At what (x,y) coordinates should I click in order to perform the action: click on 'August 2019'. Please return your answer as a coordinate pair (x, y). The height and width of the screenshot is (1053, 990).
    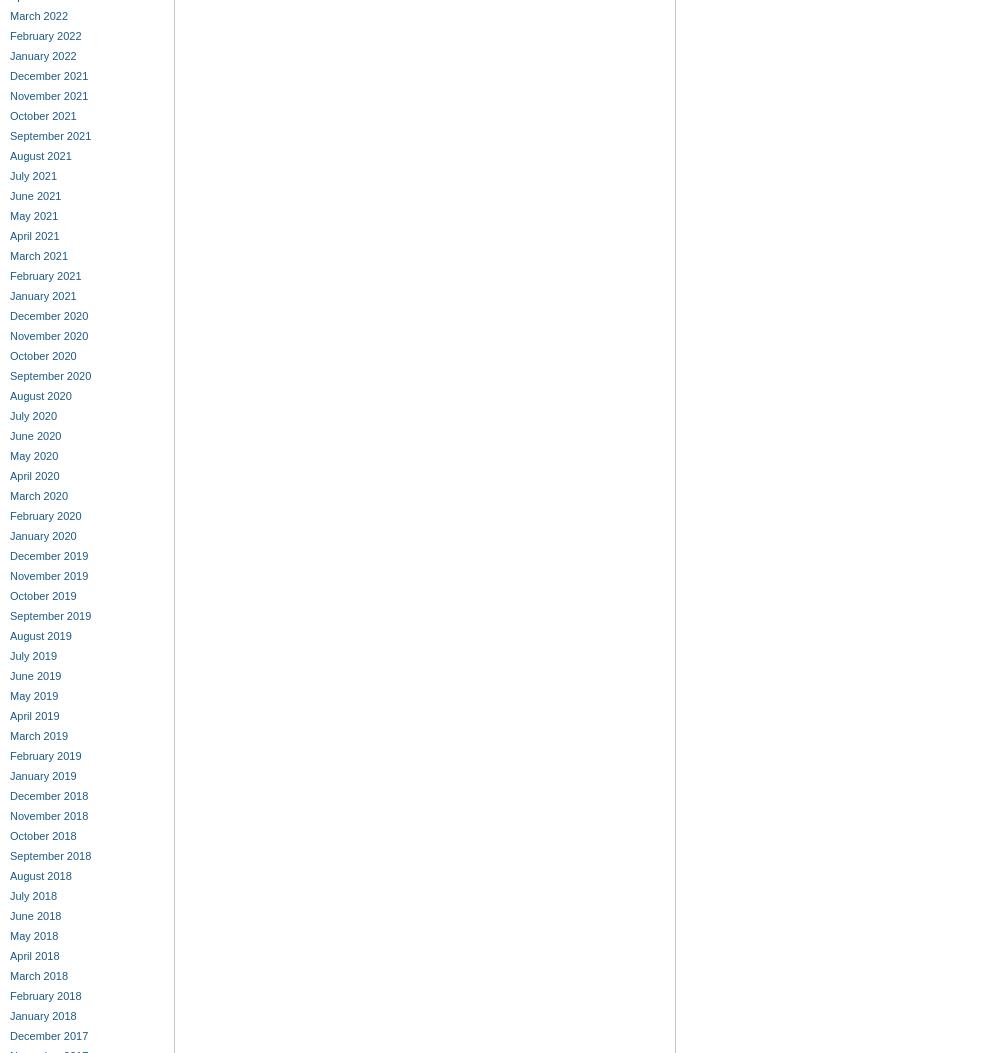
    Looking at the image, I should click on (39, 635).